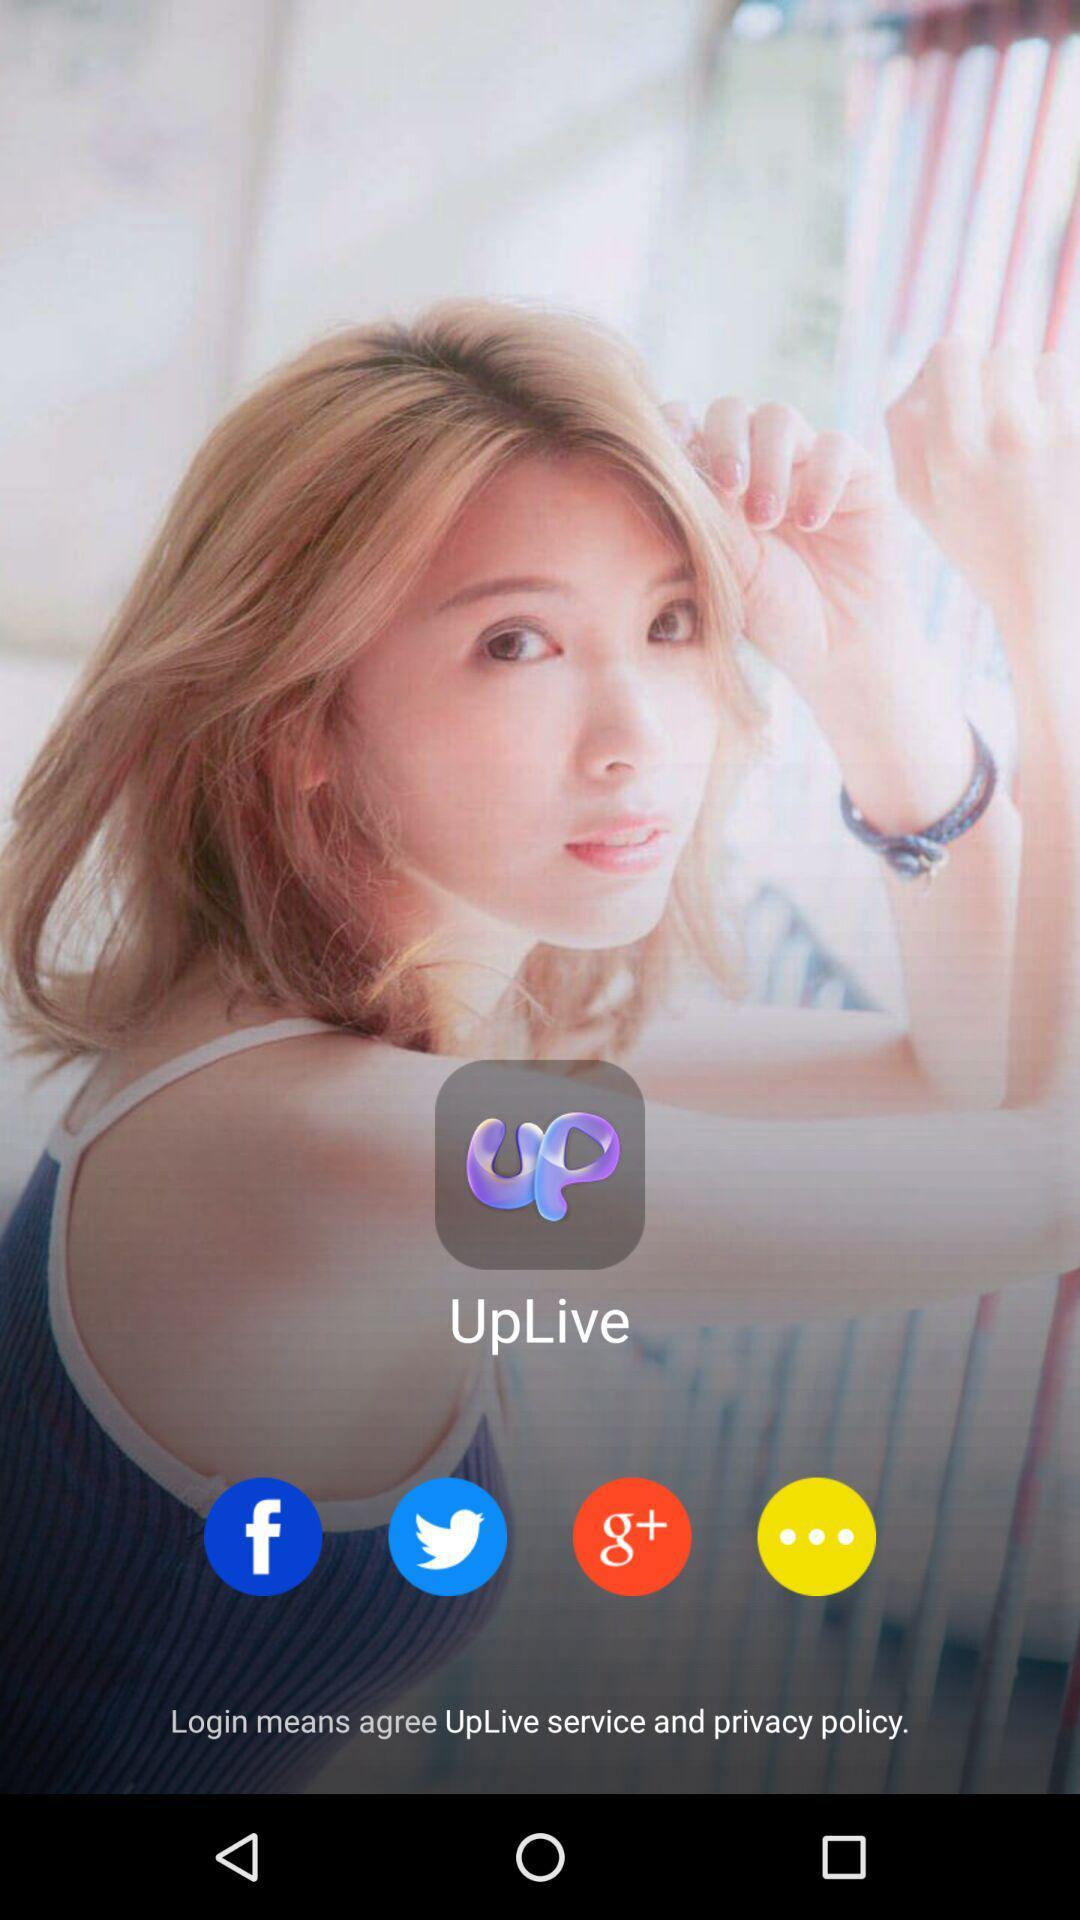  What do you see at coordinates (816, 1535) in the screenshot?
I see `the more icon` at bounding box center [816, 1535].